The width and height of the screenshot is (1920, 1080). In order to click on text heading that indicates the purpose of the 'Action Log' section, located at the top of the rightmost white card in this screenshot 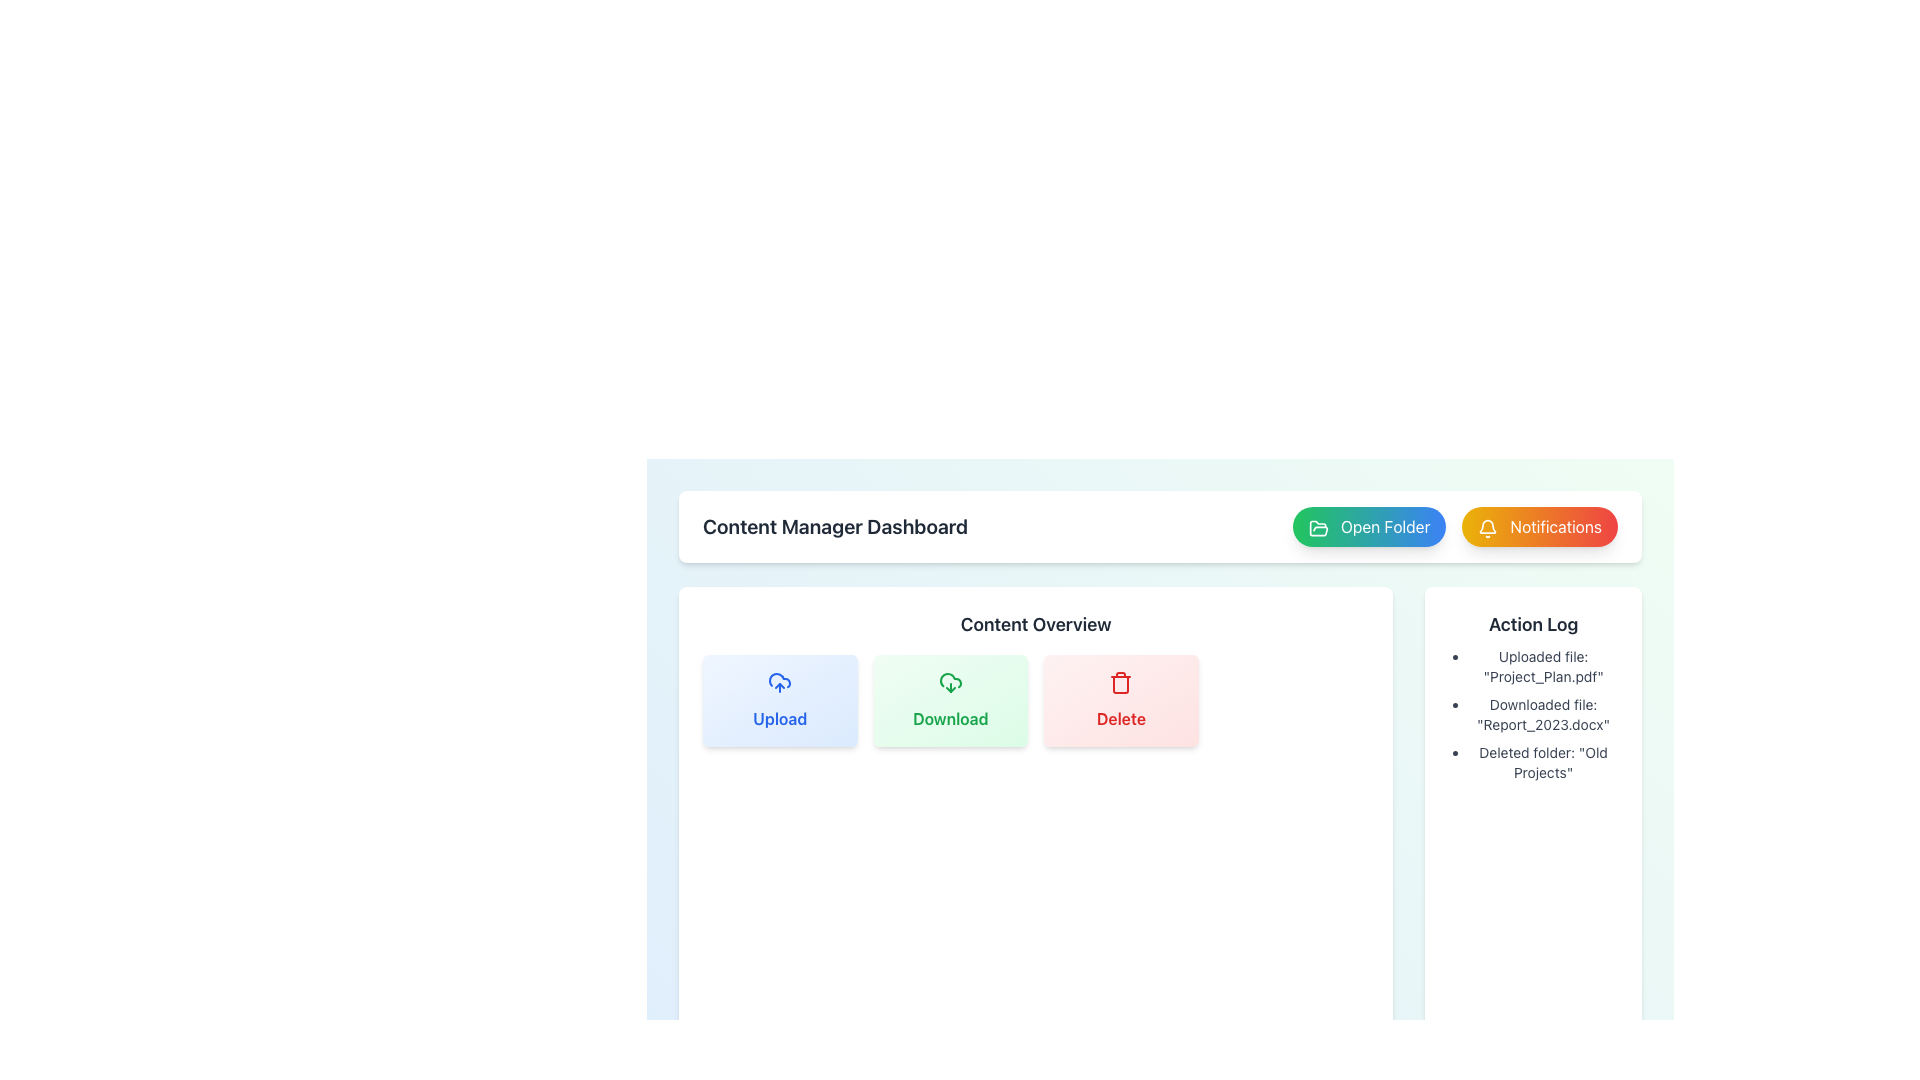, I will do `click(1532, 623)`.